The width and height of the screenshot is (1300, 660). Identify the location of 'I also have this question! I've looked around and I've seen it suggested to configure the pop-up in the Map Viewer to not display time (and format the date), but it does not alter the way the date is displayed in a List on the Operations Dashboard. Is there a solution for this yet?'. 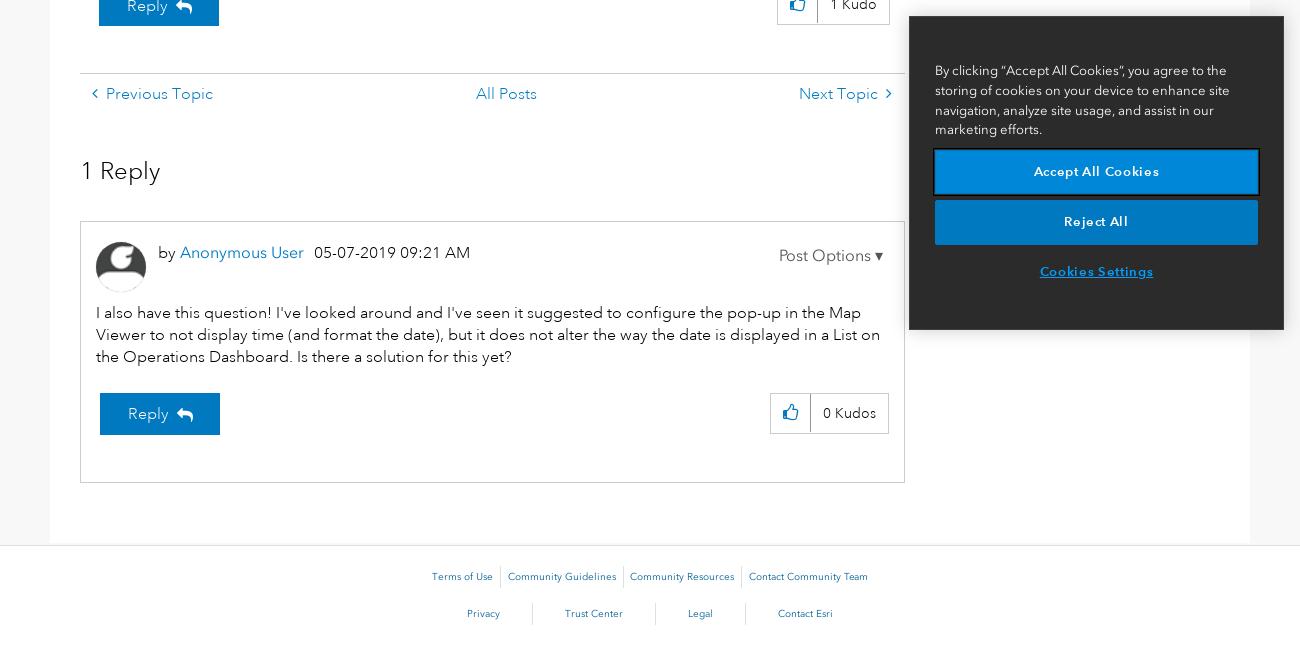
(488, 334).